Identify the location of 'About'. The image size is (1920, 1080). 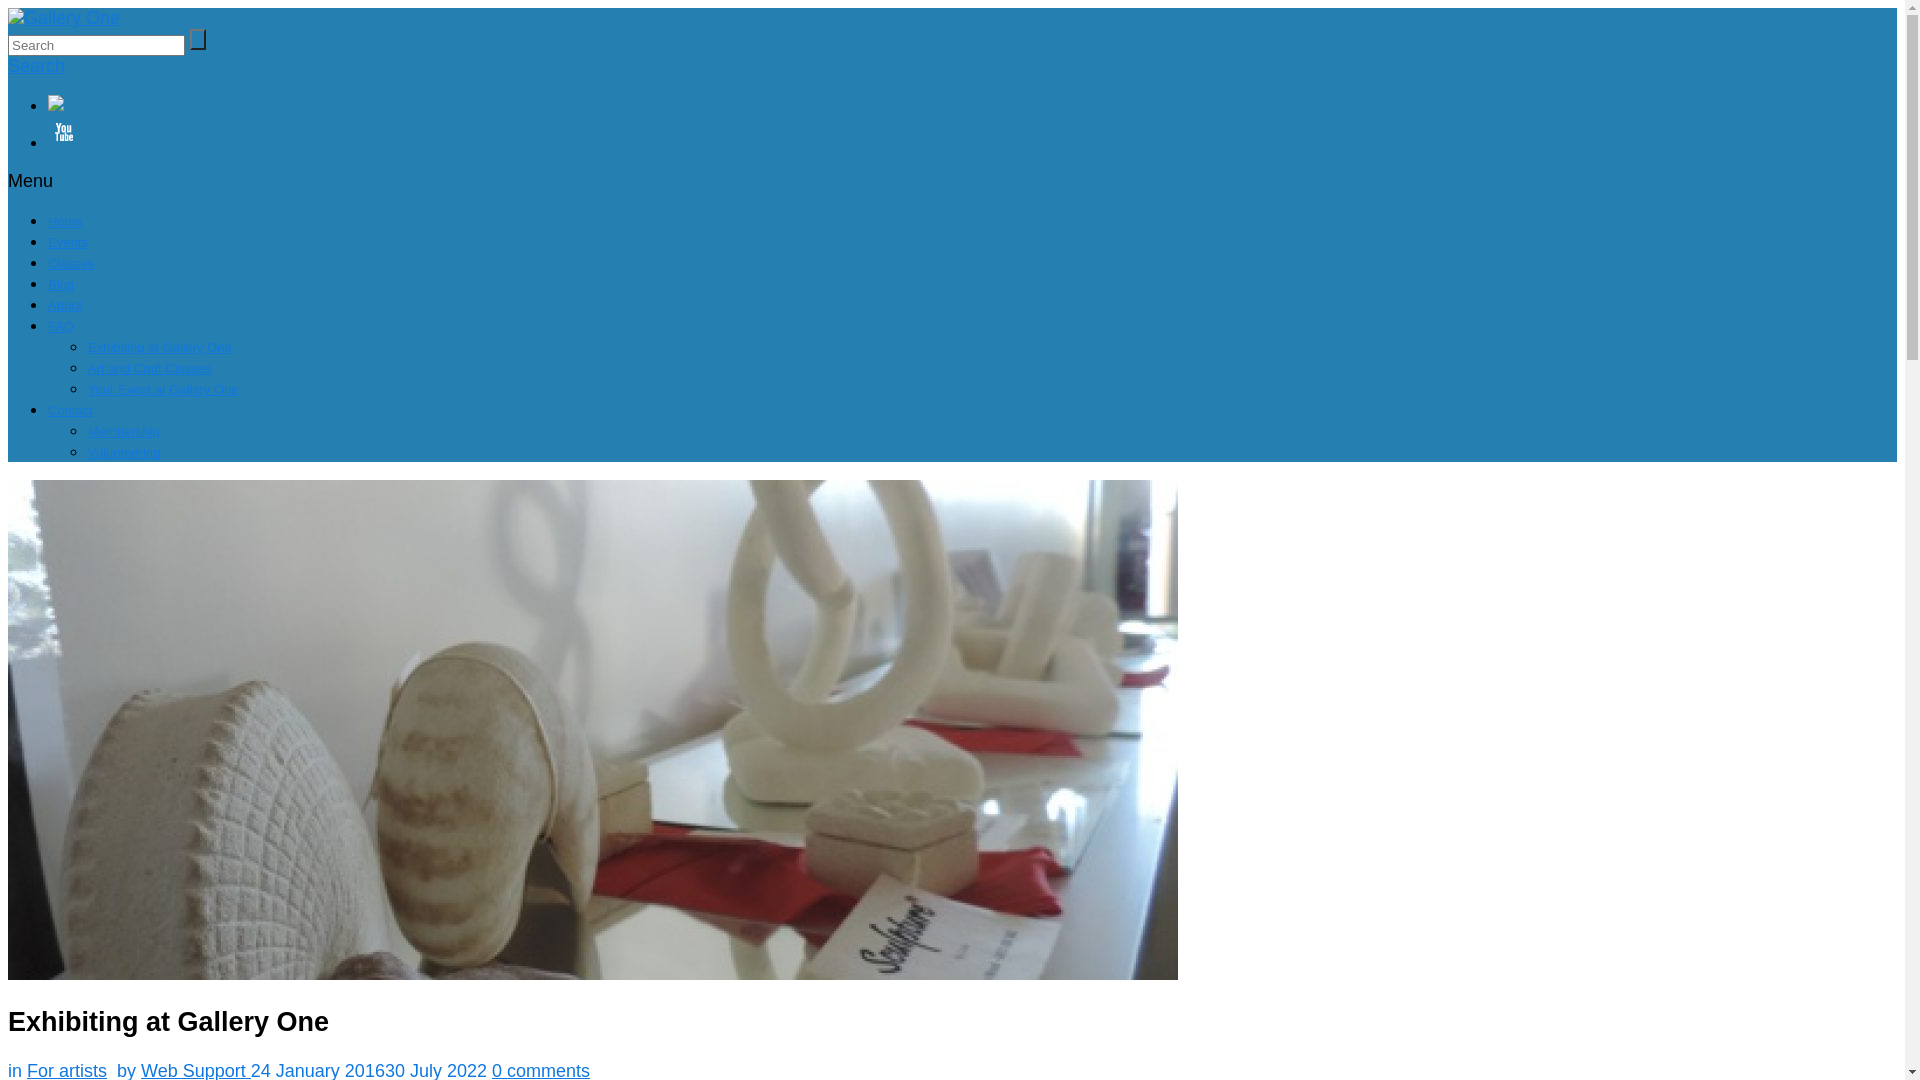
(65, 305).